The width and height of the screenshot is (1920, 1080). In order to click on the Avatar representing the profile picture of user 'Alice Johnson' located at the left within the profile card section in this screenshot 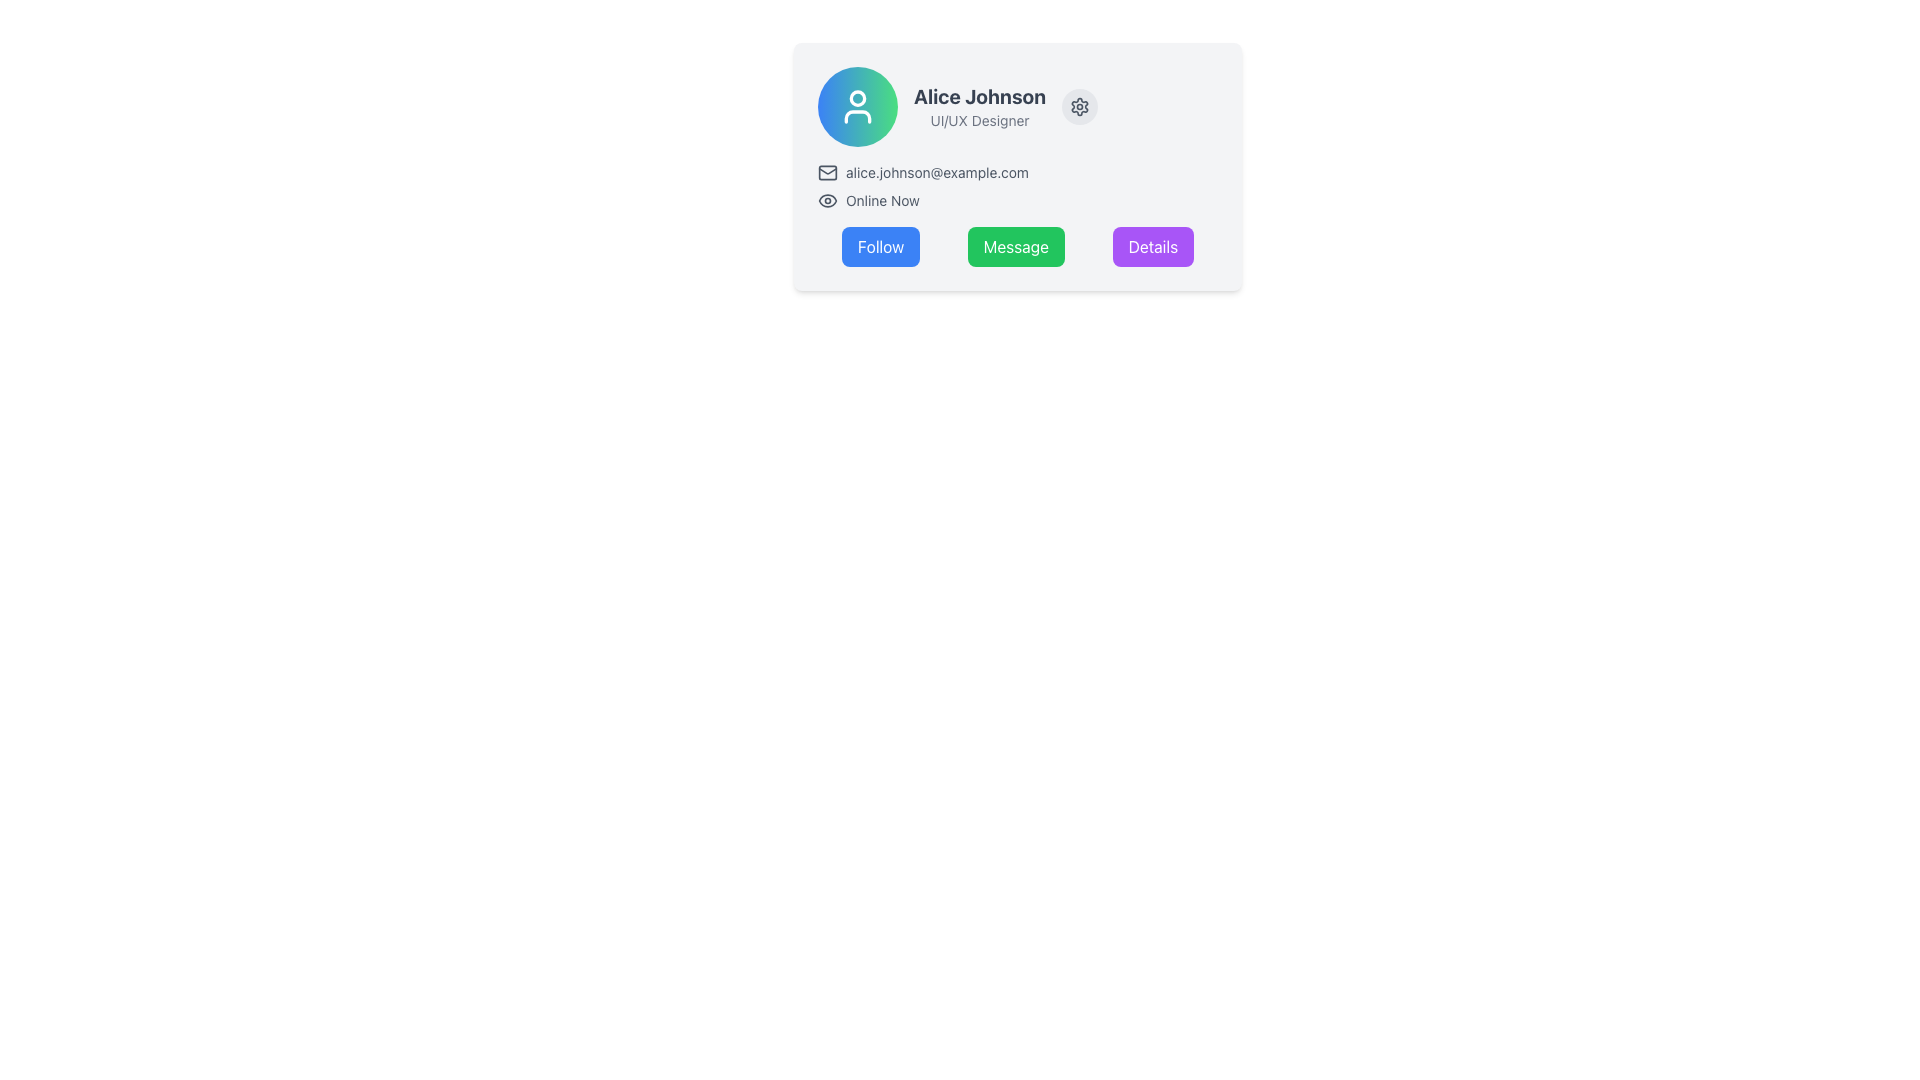, I will do `click(858, 107)`.